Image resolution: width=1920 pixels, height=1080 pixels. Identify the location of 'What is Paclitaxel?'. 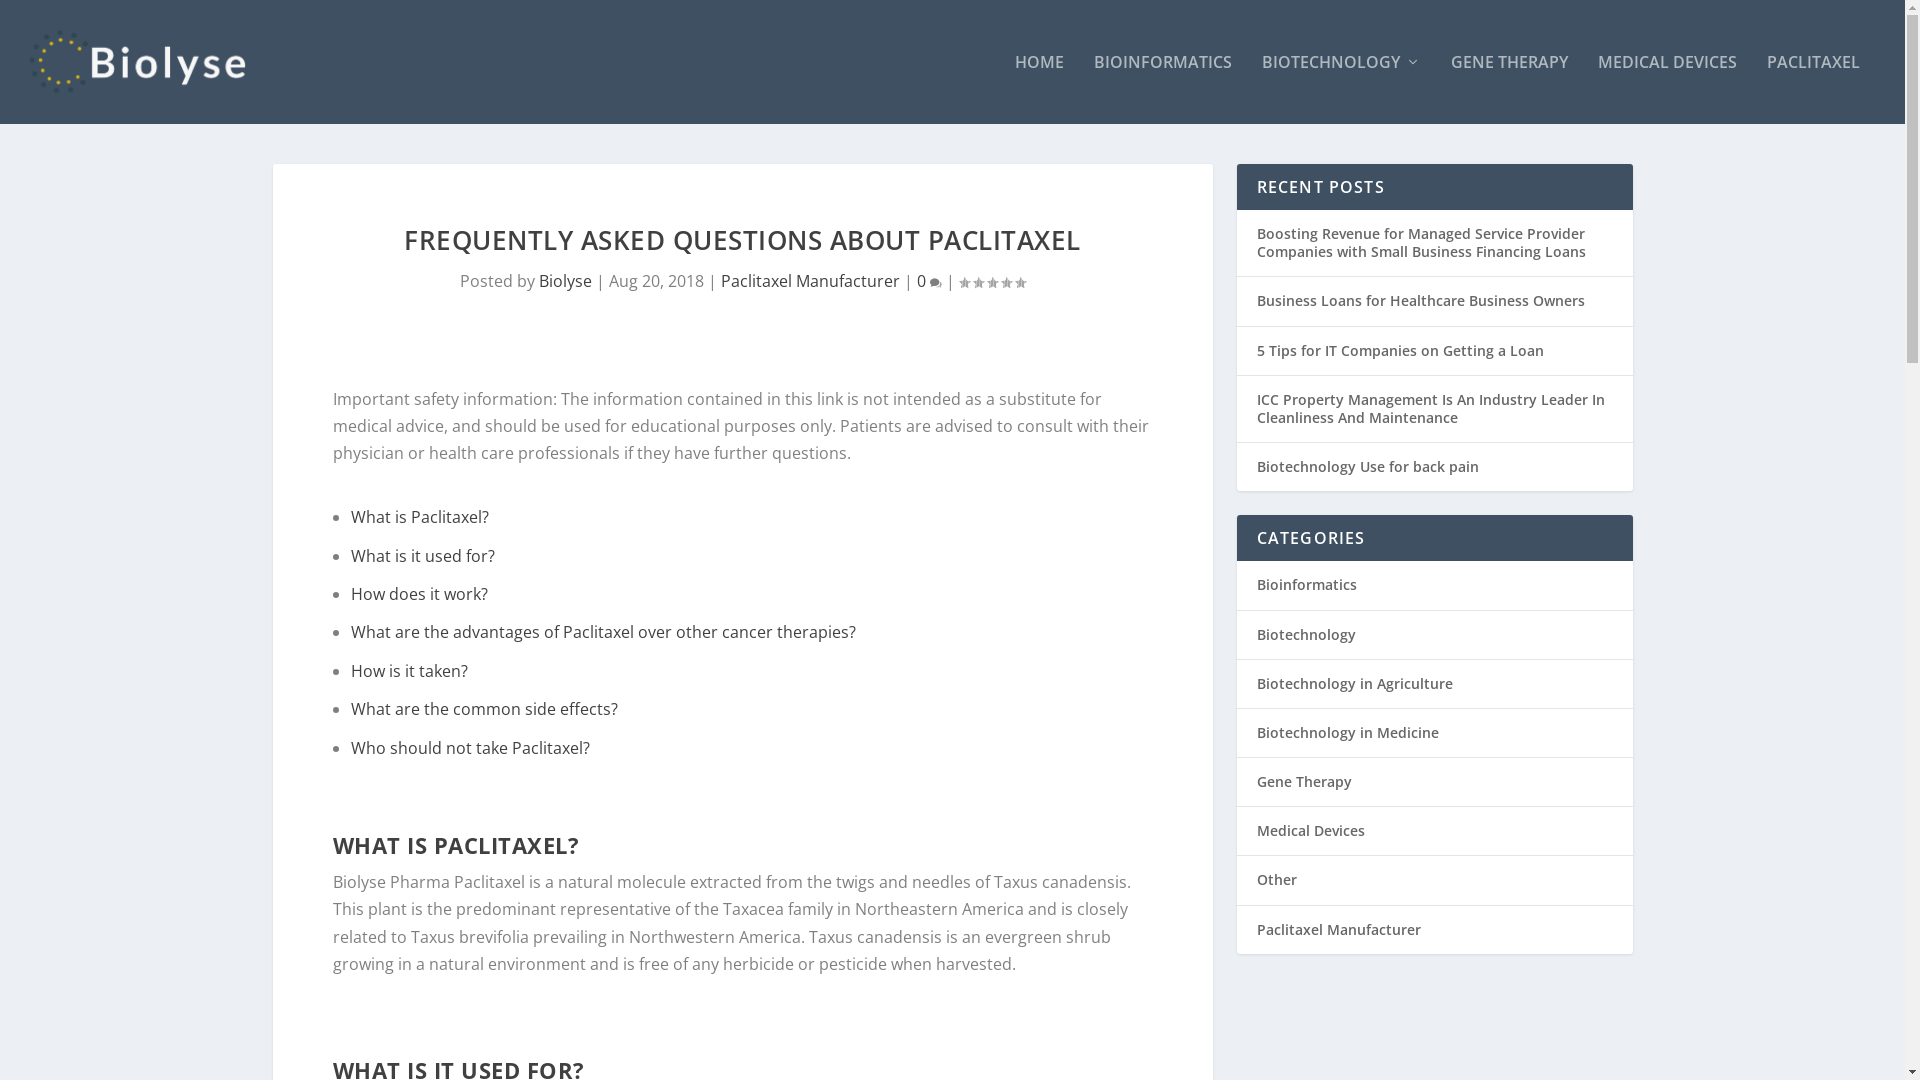
(419, 515).